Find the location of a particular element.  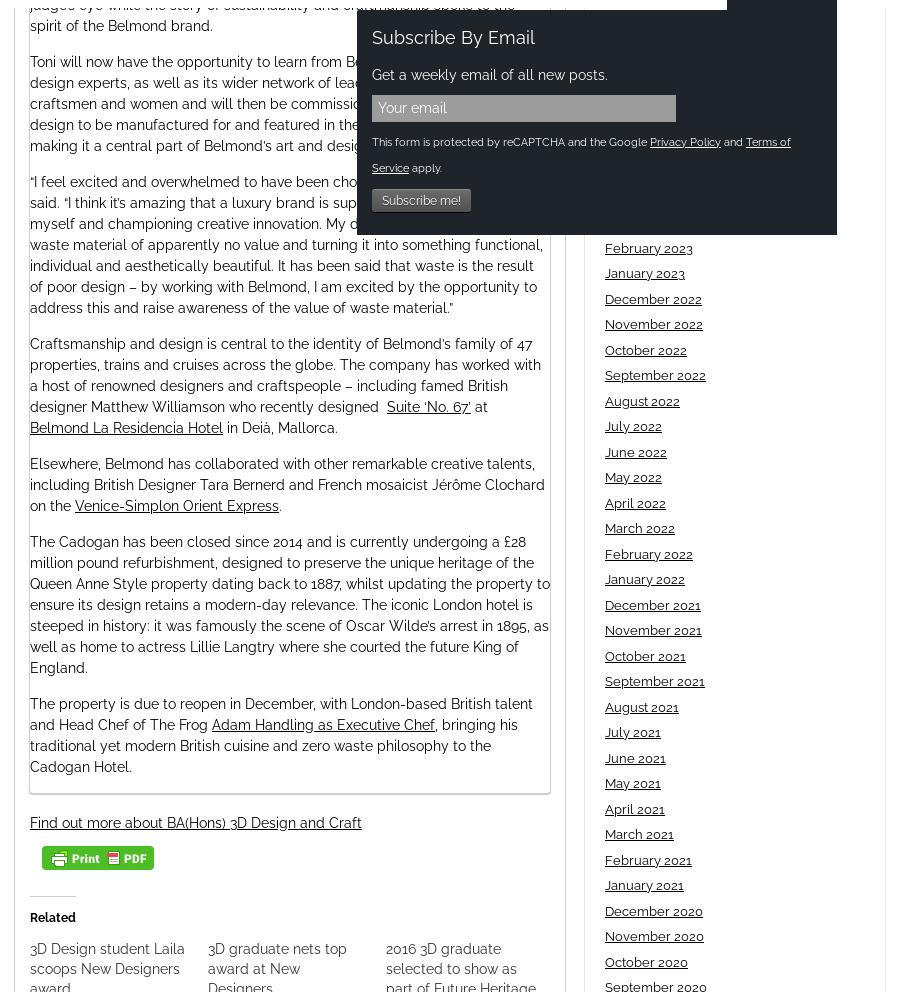

'February 2023' is located at coordinates (648, 247).